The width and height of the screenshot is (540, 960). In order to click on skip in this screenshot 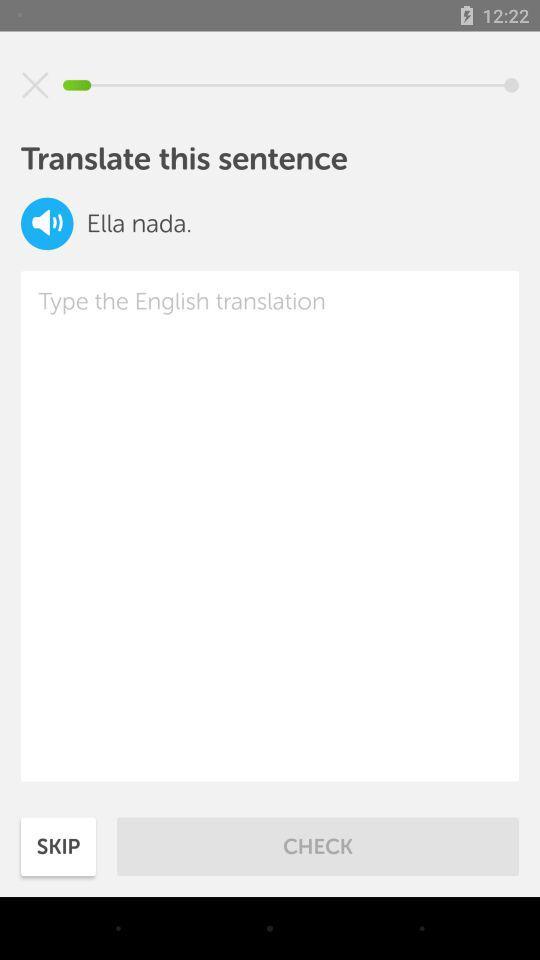, I will do `click(58, 845)`.